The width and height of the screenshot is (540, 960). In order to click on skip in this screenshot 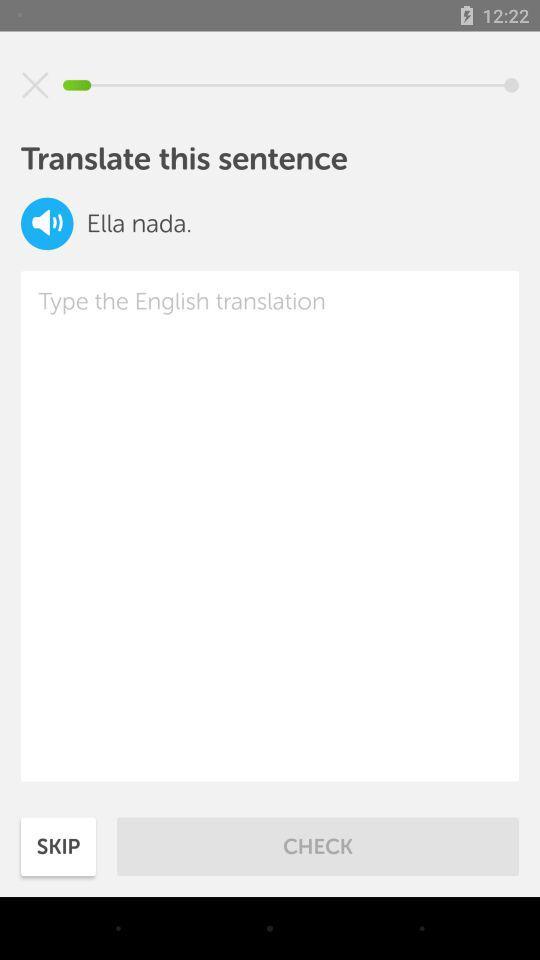, I will do `click(58, 845)`.